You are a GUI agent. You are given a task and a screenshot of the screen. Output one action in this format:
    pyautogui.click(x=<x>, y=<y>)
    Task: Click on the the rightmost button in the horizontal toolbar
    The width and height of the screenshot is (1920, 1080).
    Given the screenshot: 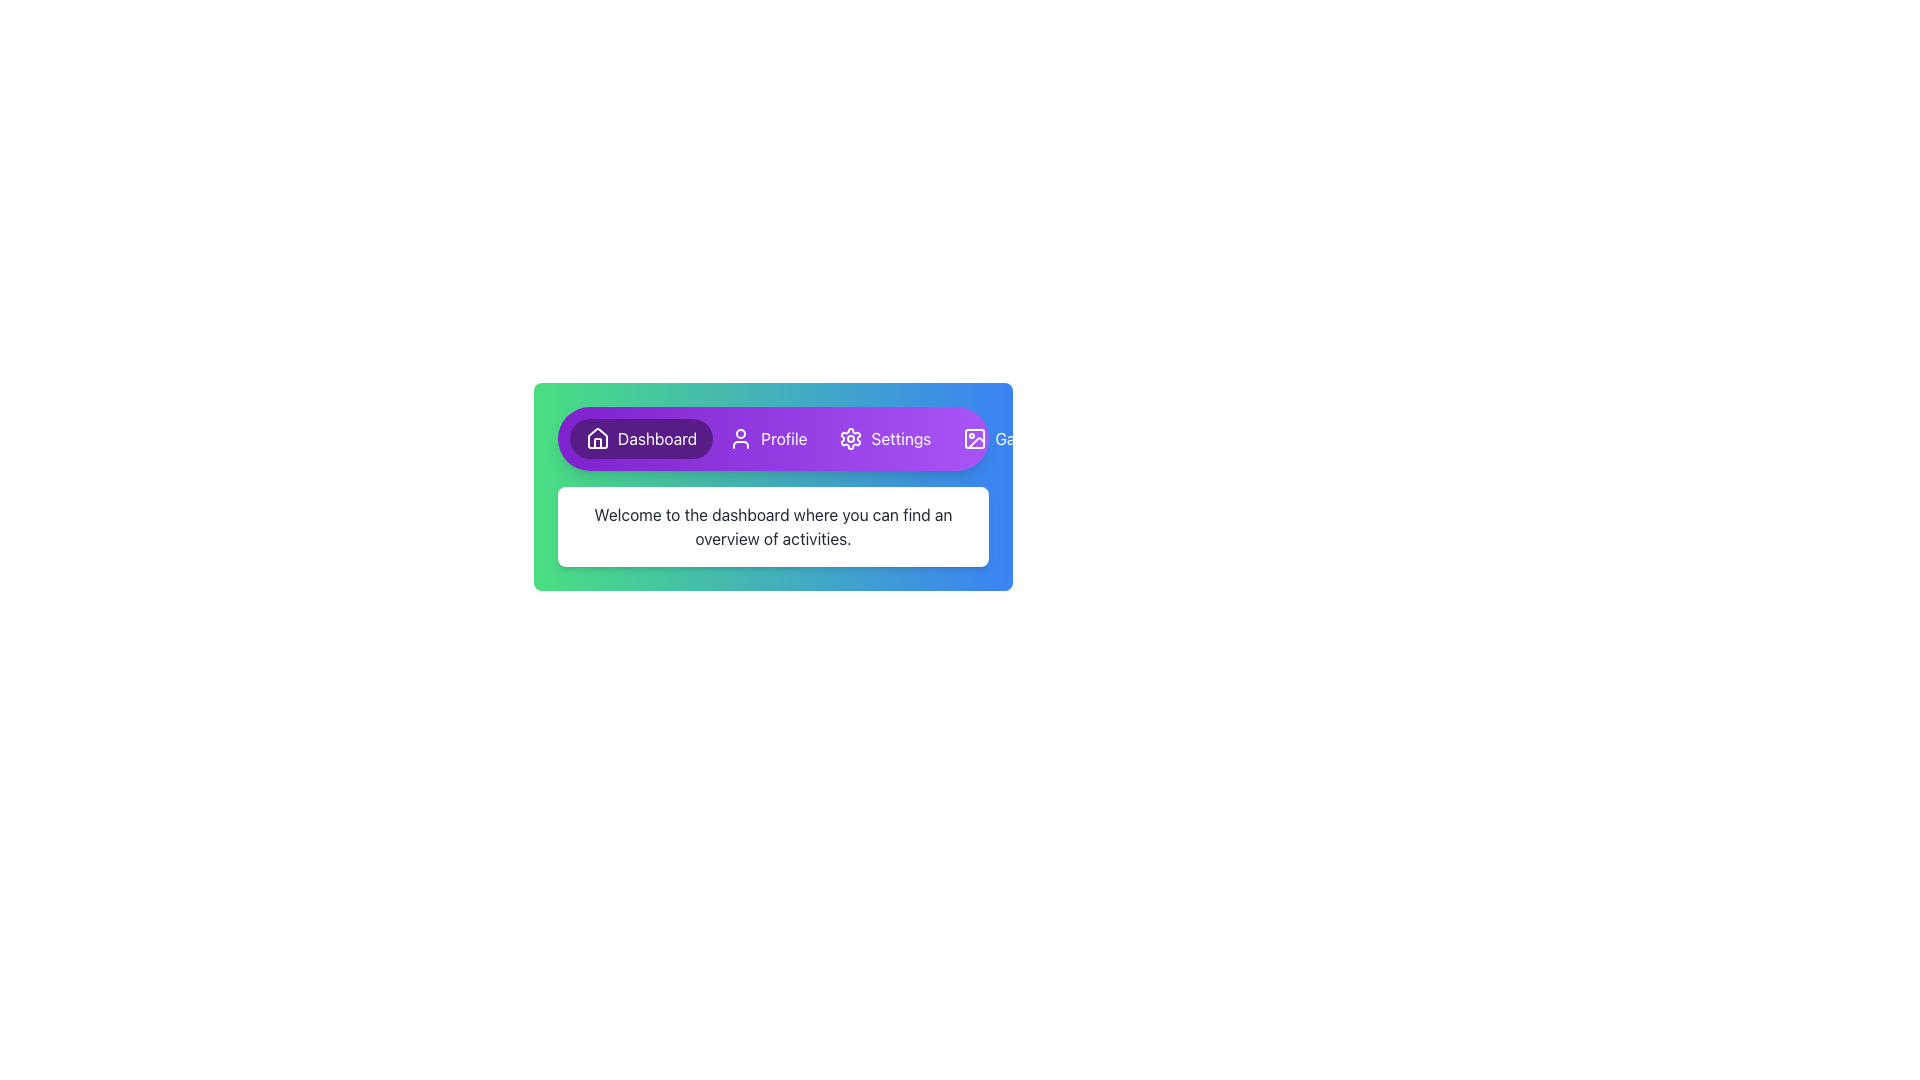 What is the action you would take?
    pyautogui.click(x=1004, y=438)
    